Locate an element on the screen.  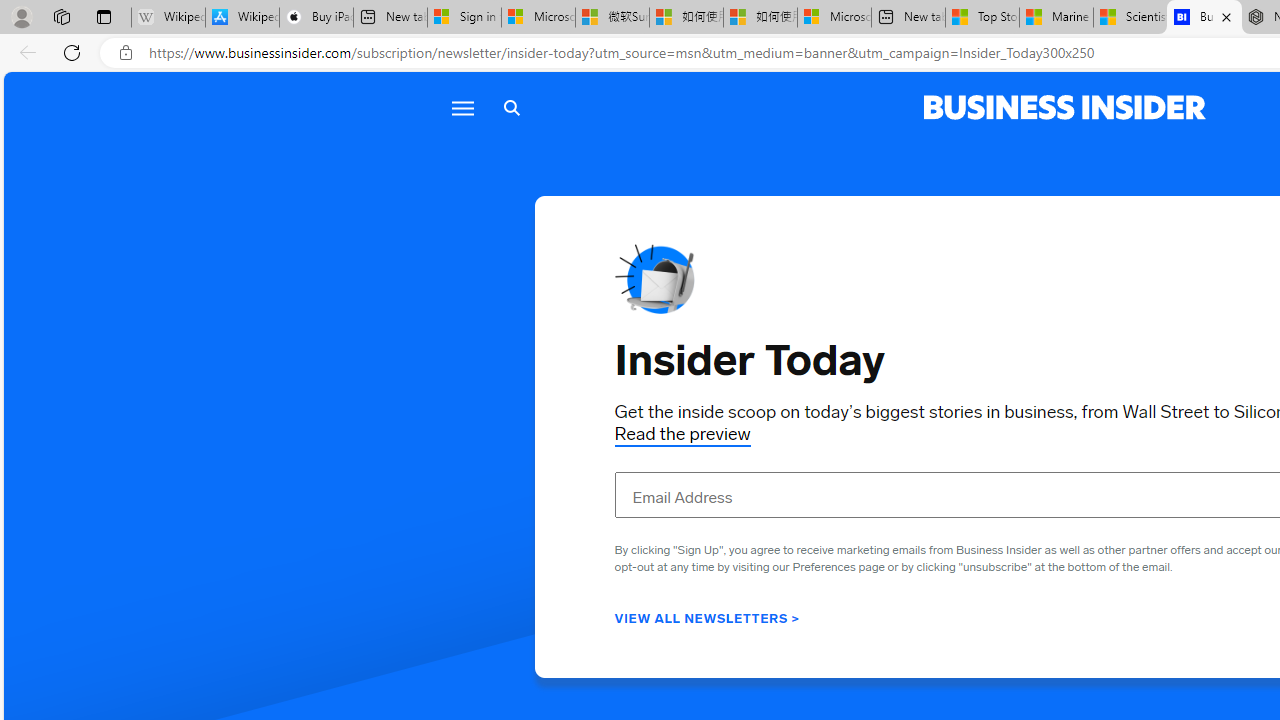
'Search icon' is located at coordinates (512, 108).